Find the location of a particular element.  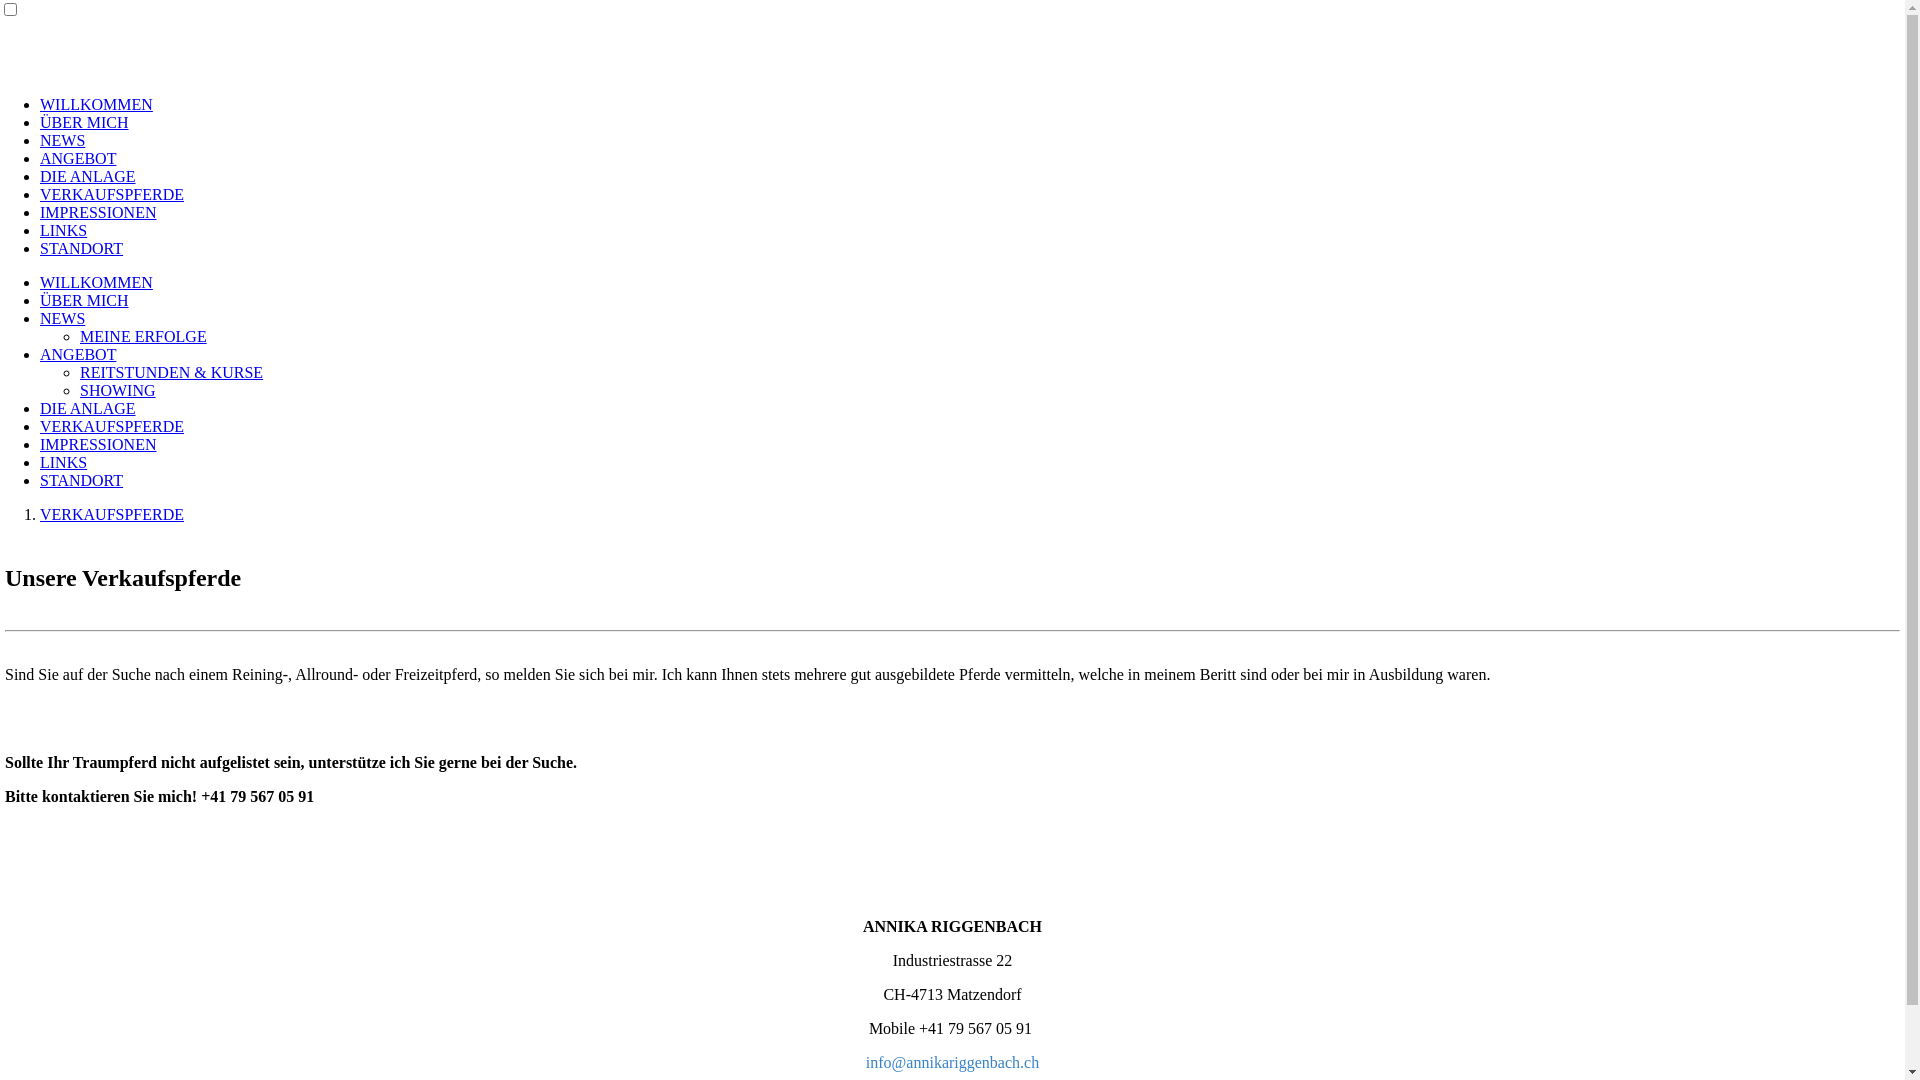

'NEWS' is located at coordinates (62, 317).